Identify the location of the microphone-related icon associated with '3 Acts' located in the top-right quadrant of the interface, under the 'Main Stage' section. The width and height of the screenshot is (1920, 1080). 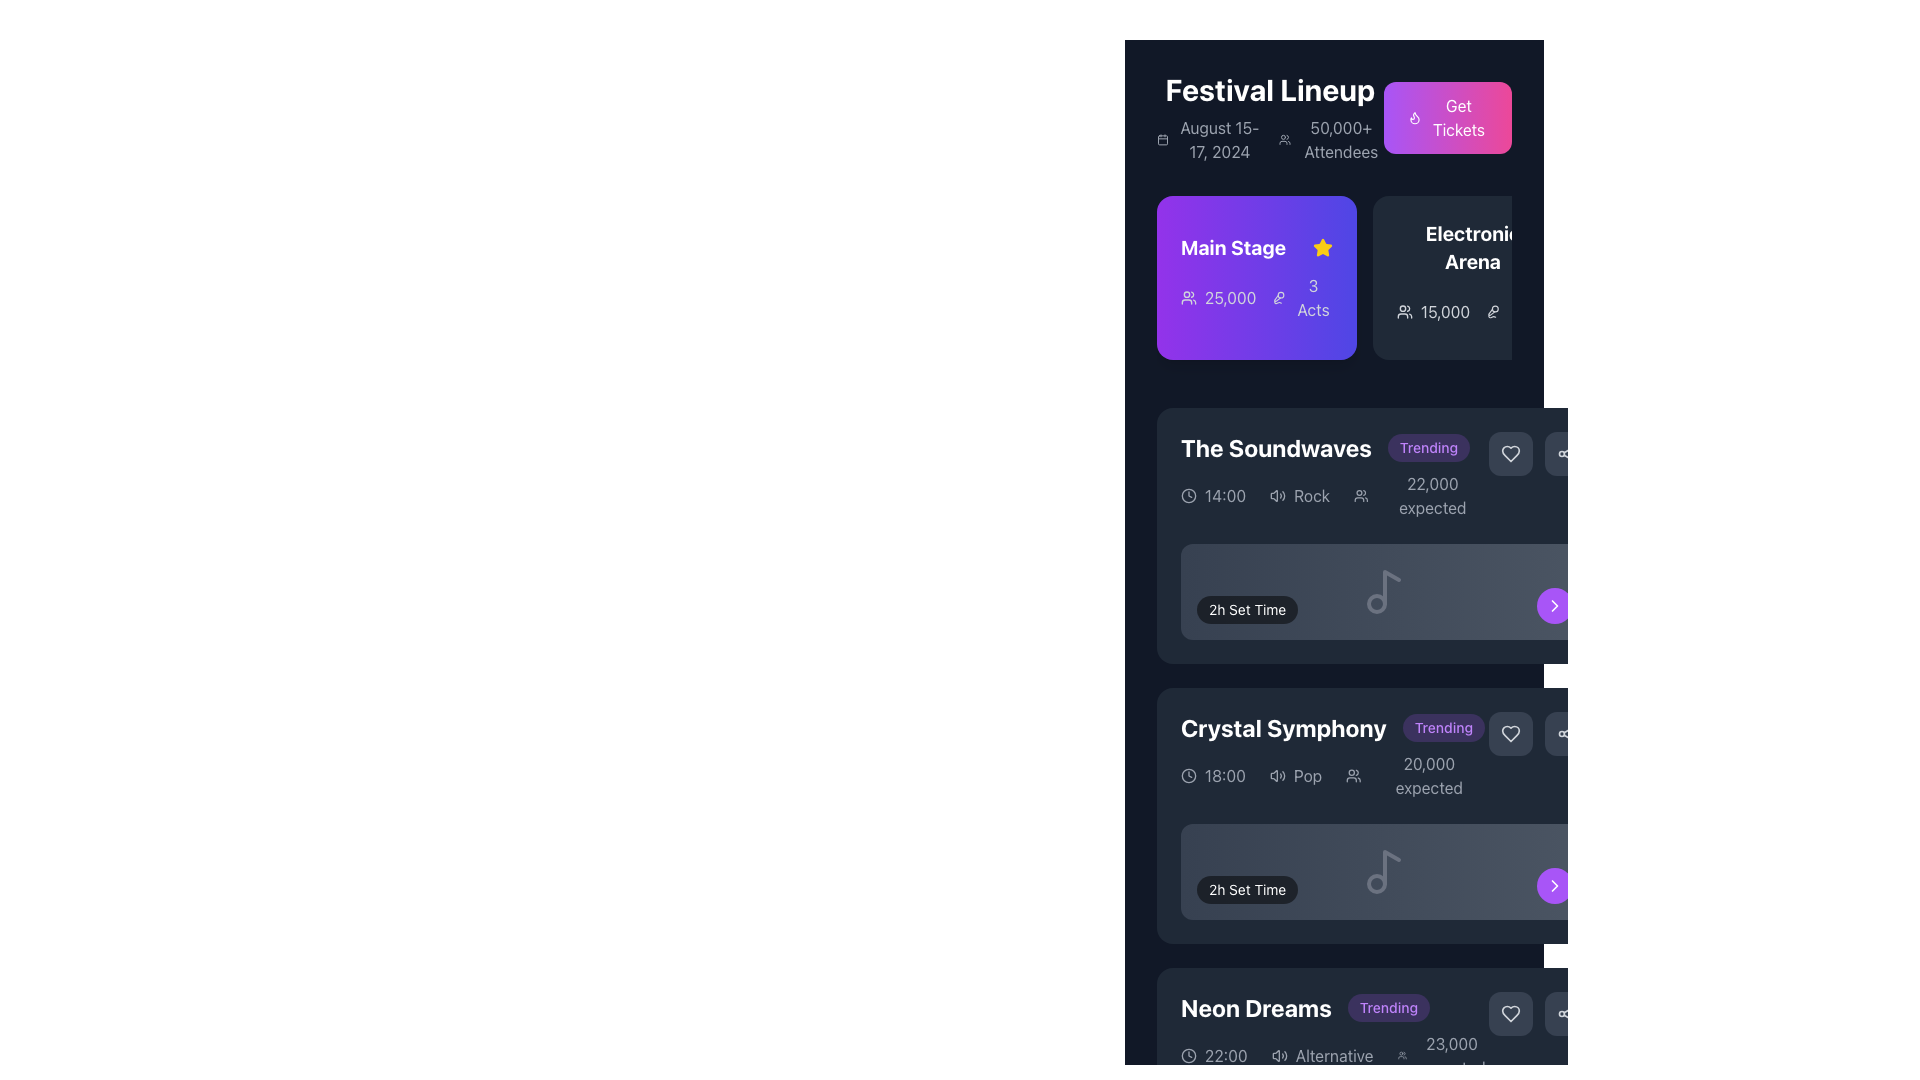
(1278, 297).